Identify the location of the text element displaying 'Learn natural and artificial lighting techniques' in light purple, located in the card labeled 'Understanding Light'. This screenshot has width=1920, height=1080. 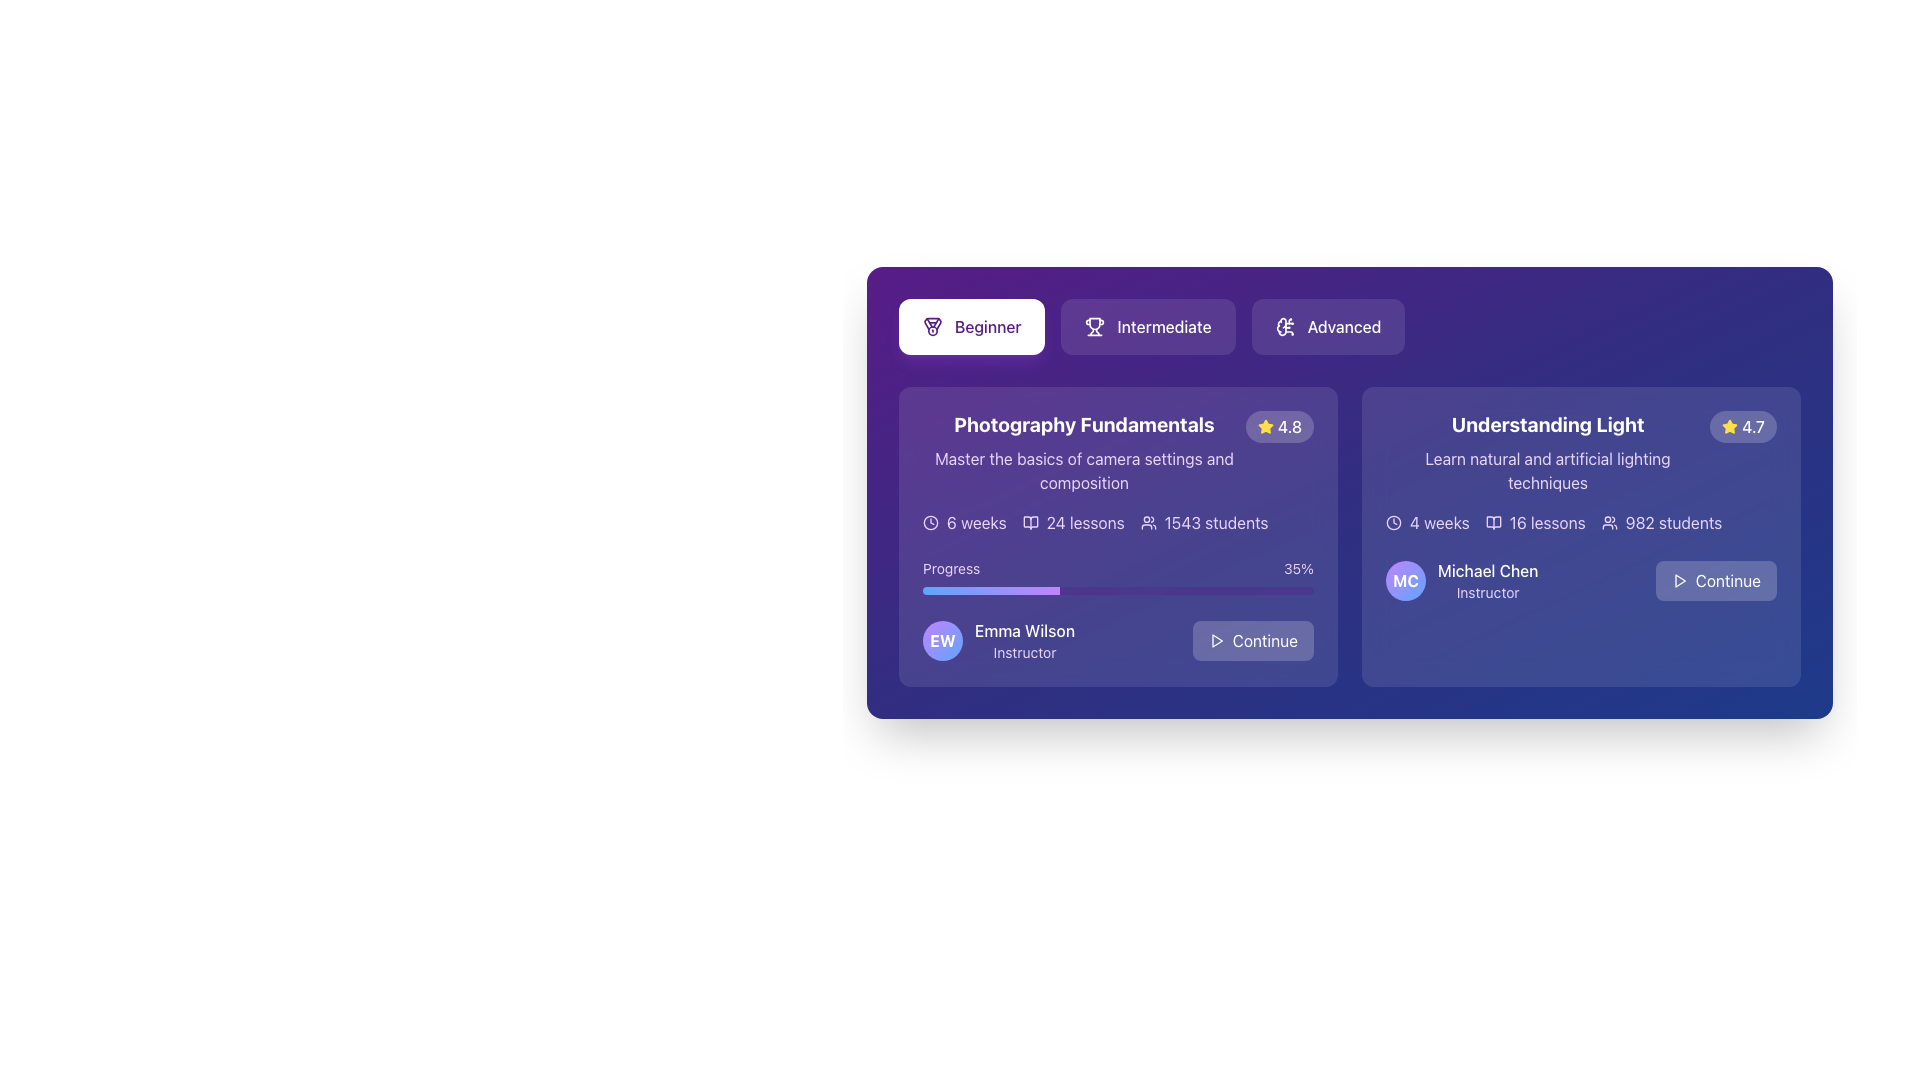
(1547, 470).